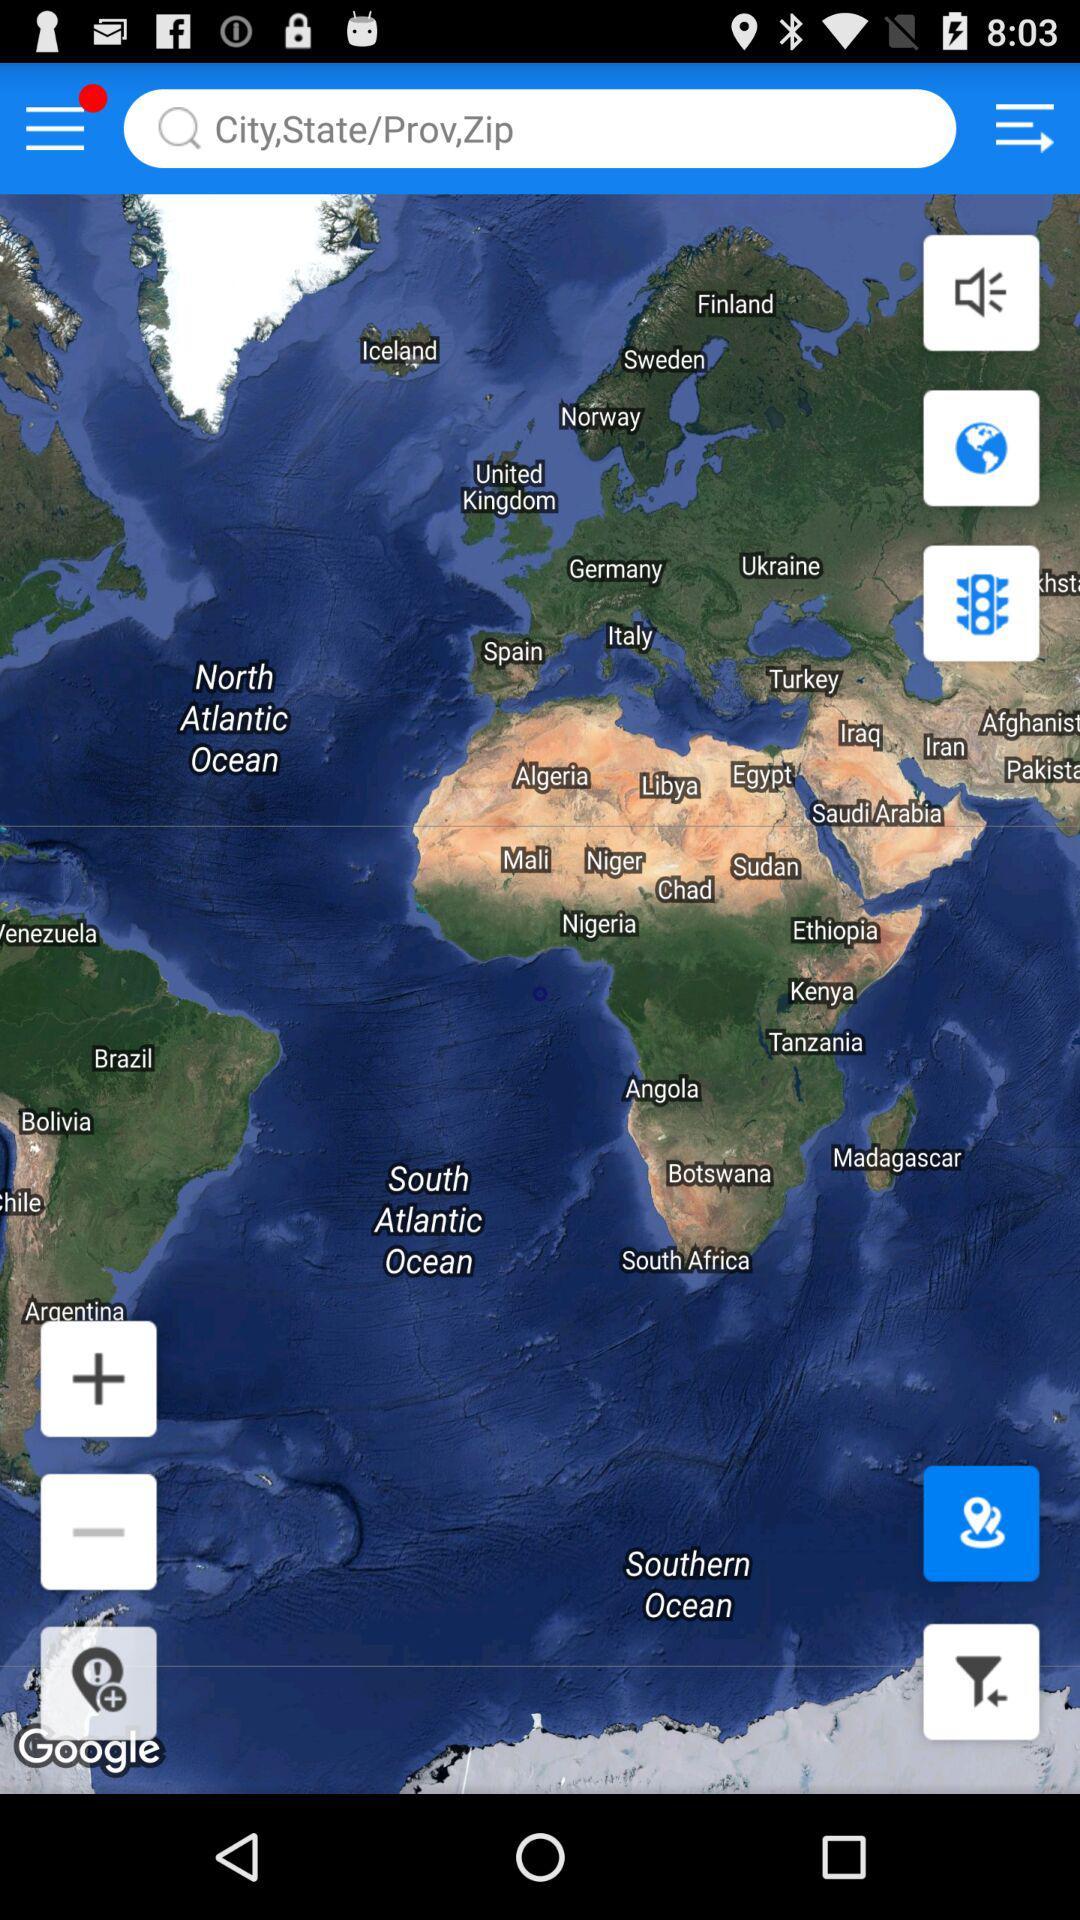  I want to click on the globe icon, so click(980, 478).